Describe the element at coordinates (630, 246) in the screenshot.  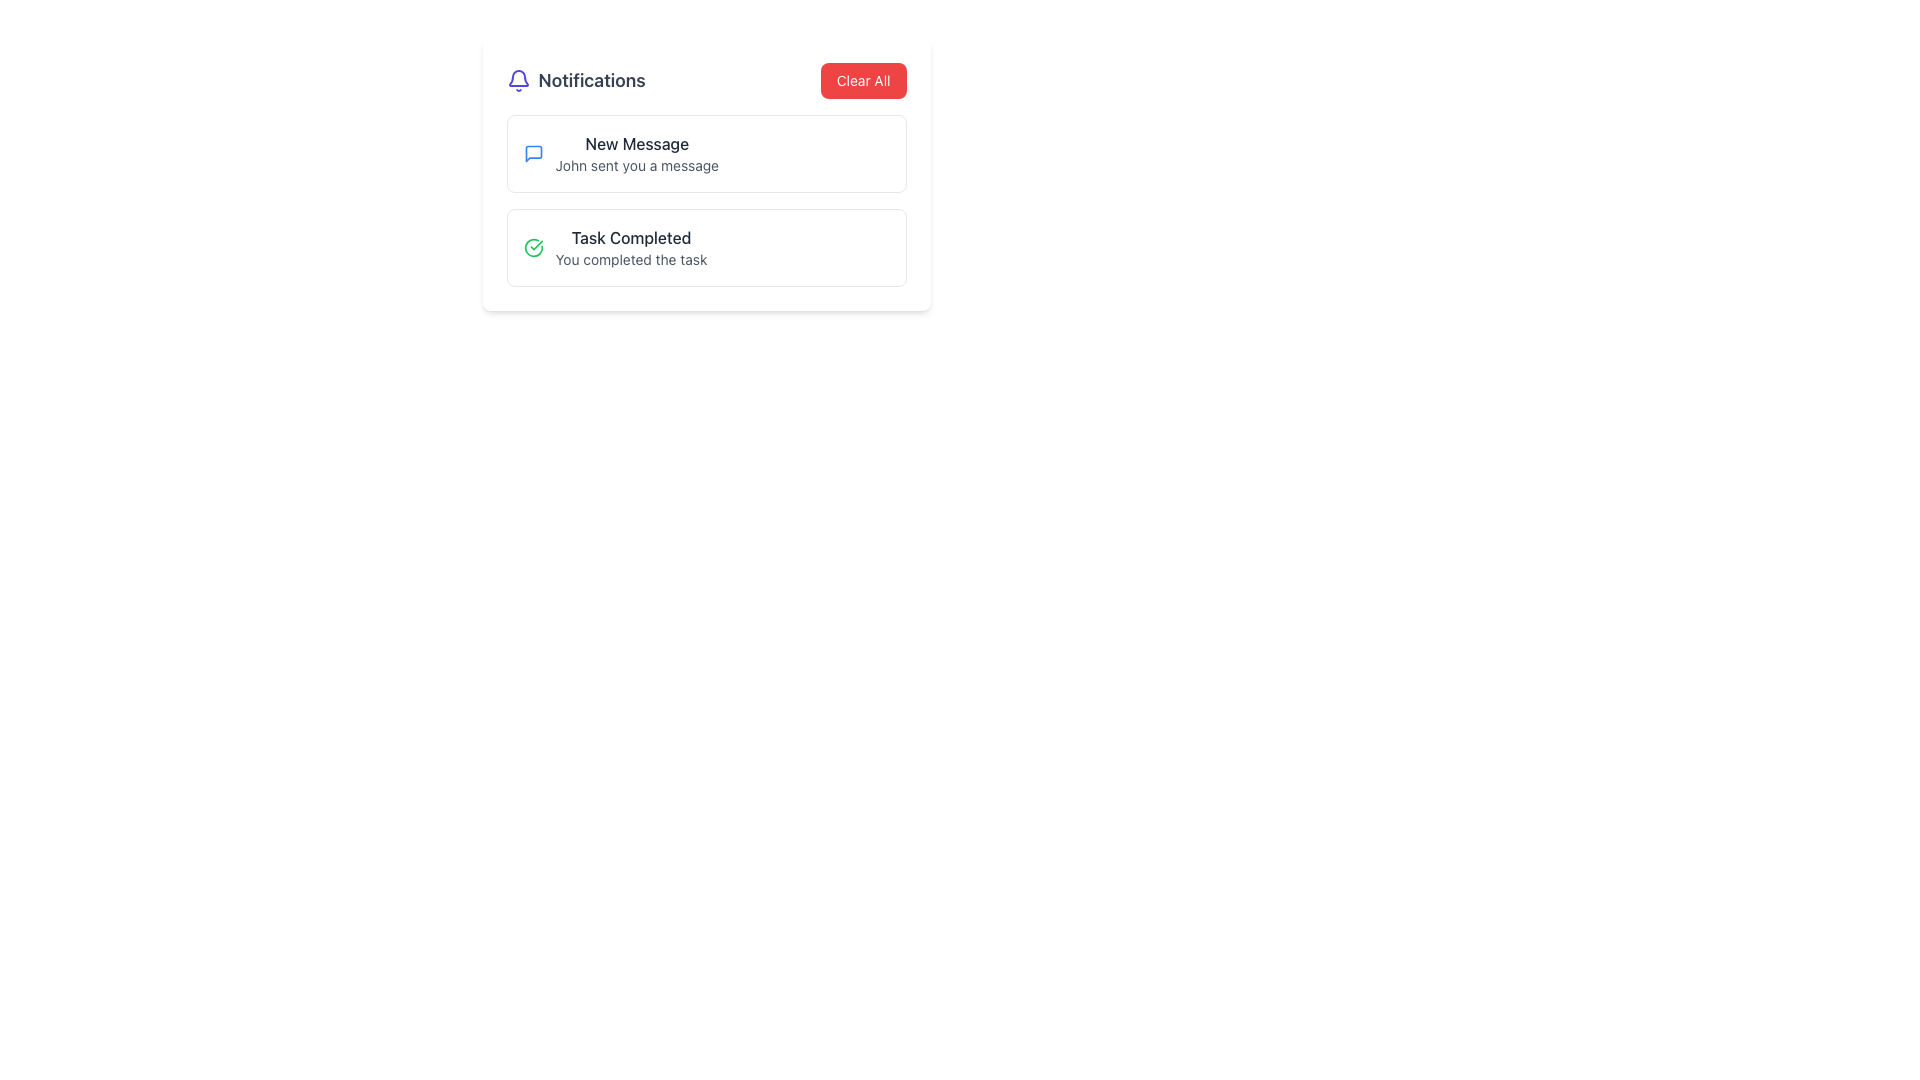
I see `the Text Block titled 'Task Completed' which is the second item in the notification card list to access related elements in the same group` at that location.